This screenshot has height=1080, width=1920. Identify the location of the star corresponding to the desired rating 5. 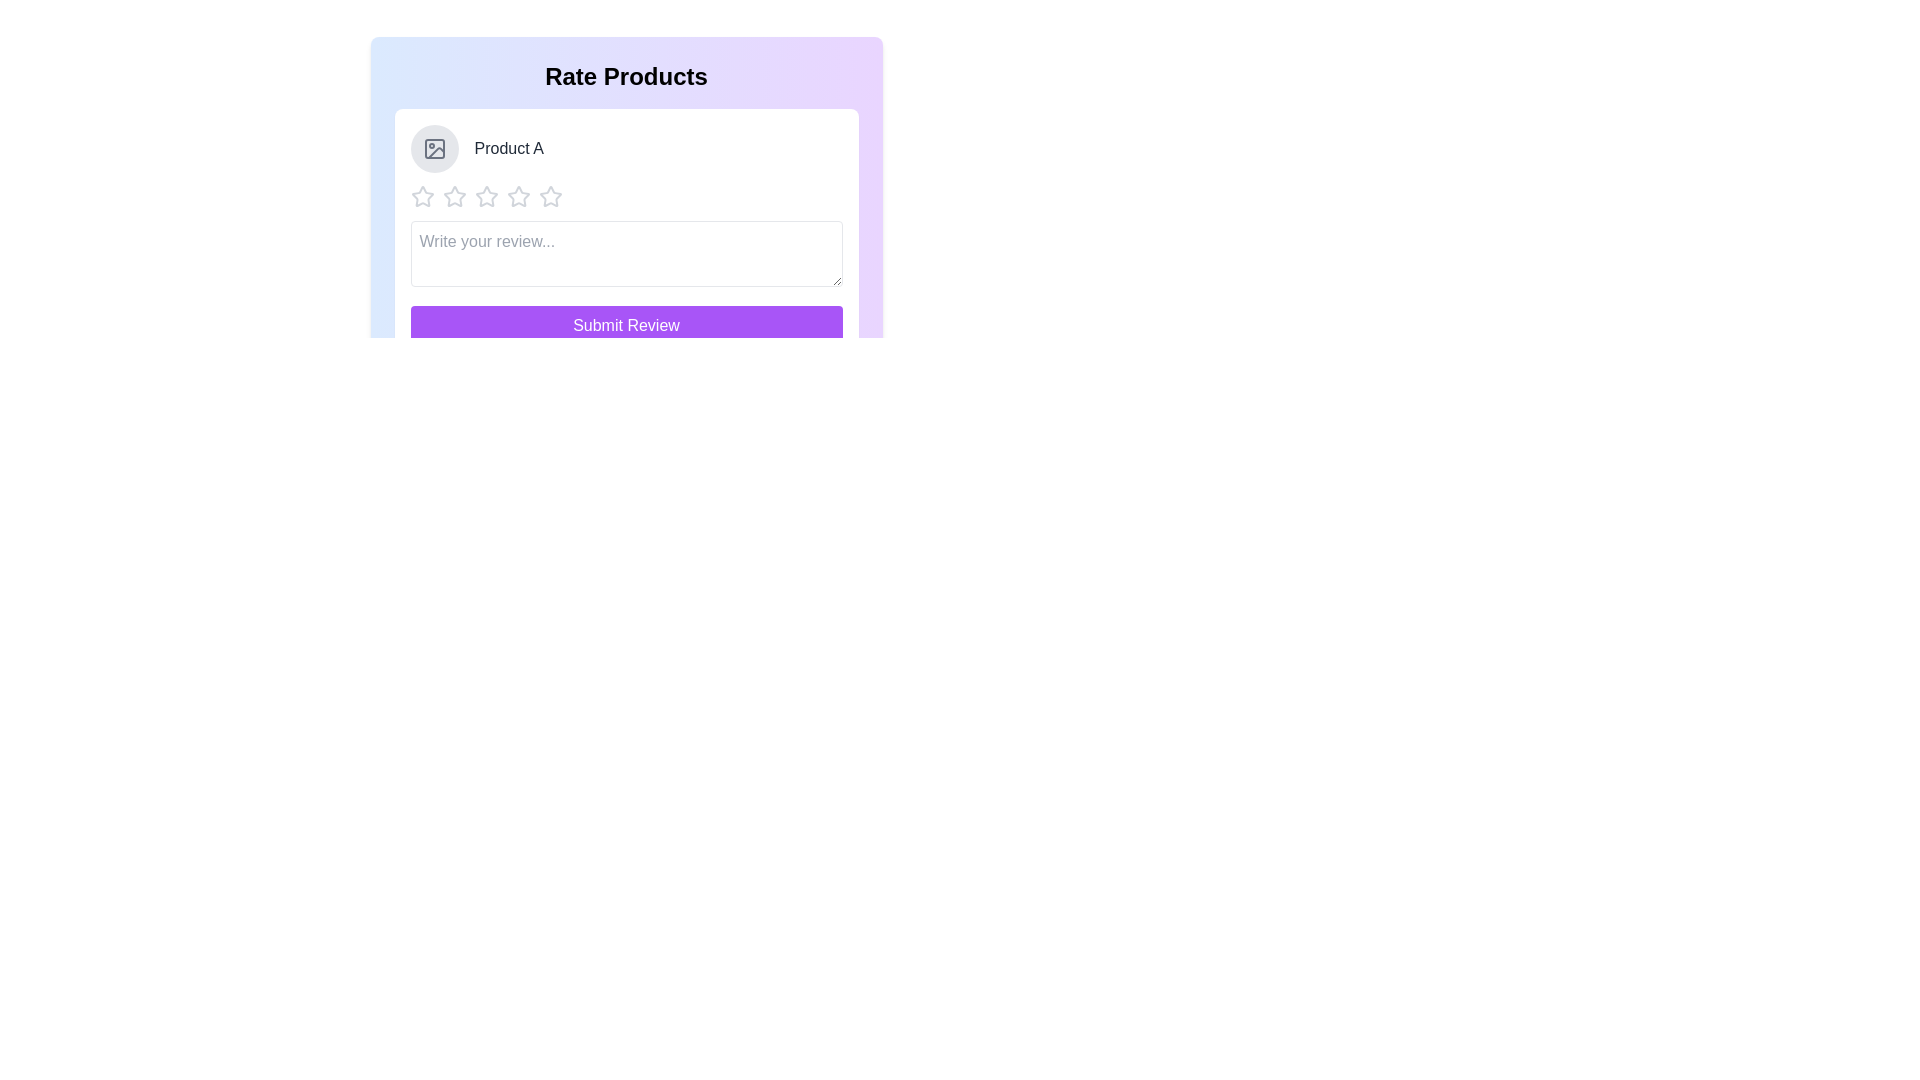
(550, 196).